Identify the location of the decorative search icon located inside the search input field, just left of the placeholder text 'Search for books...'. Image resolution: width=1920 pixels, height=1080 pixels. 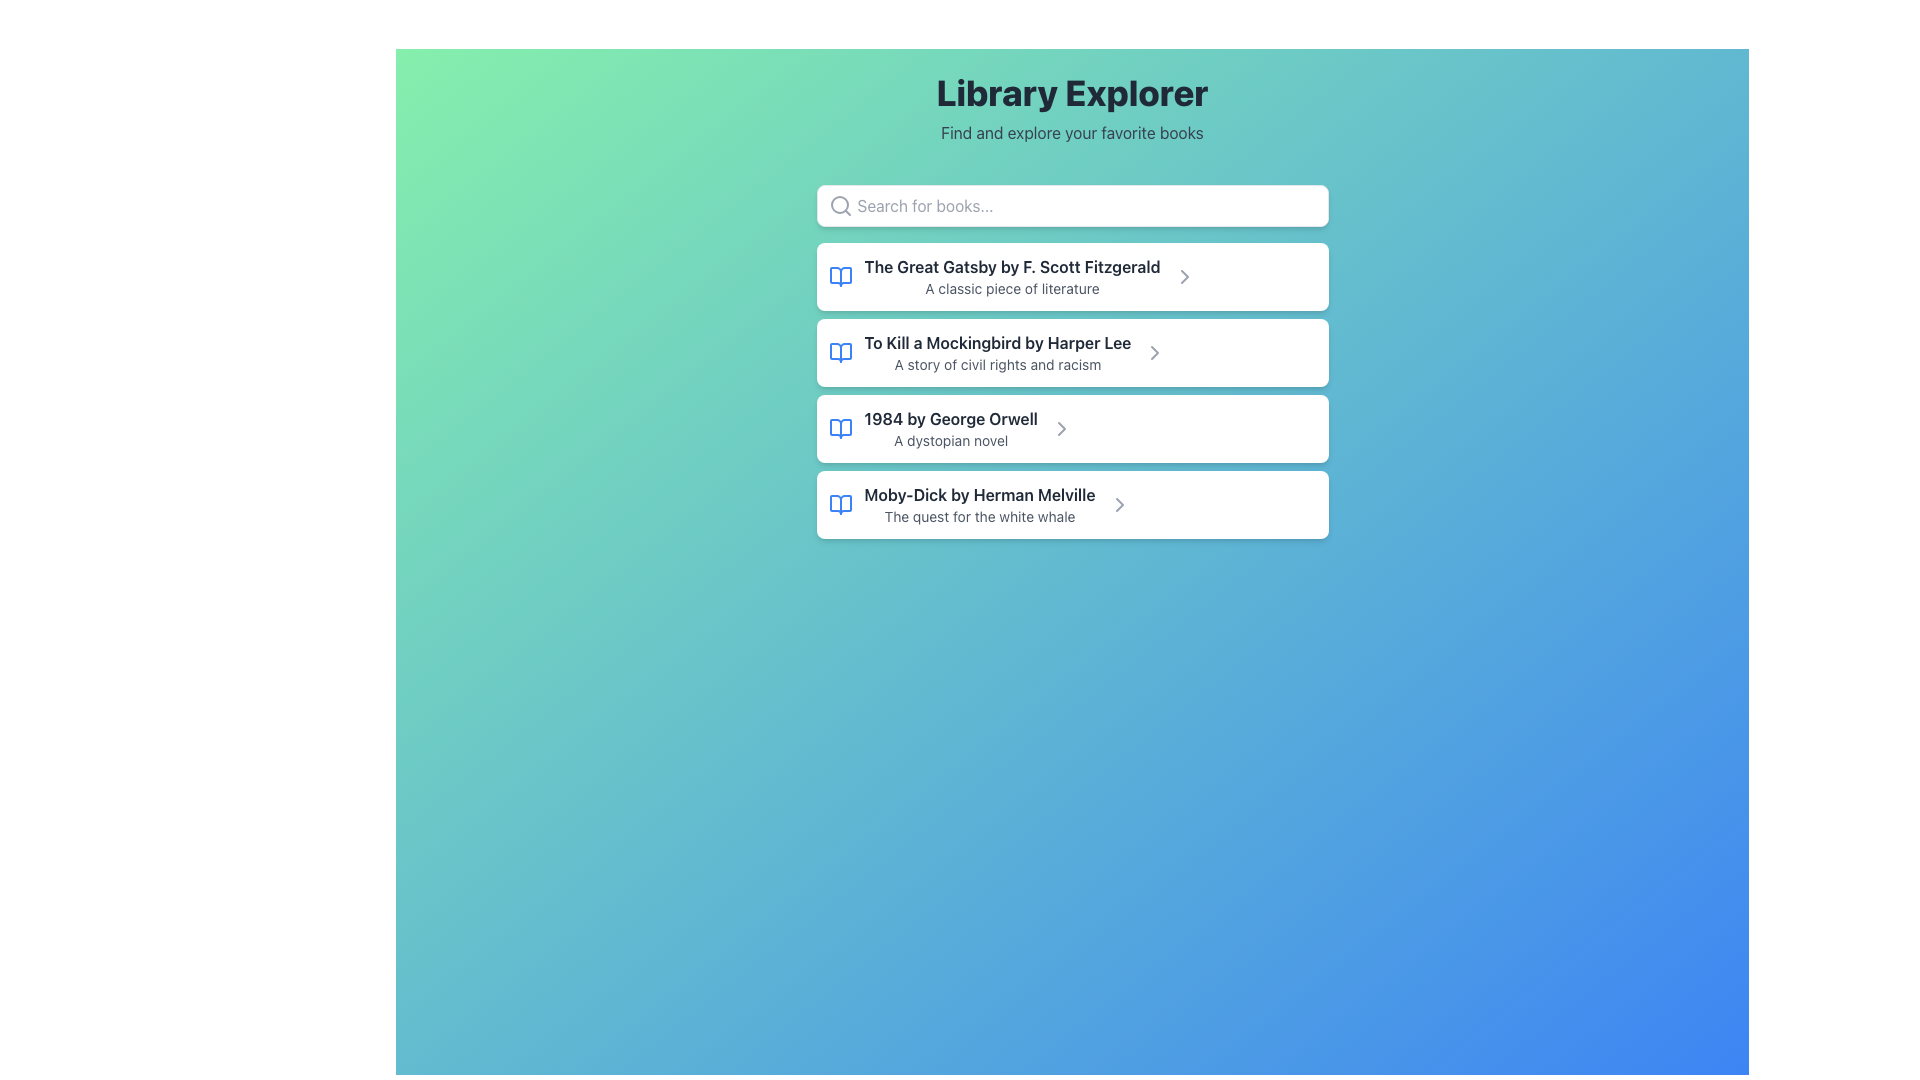
(840, 205).